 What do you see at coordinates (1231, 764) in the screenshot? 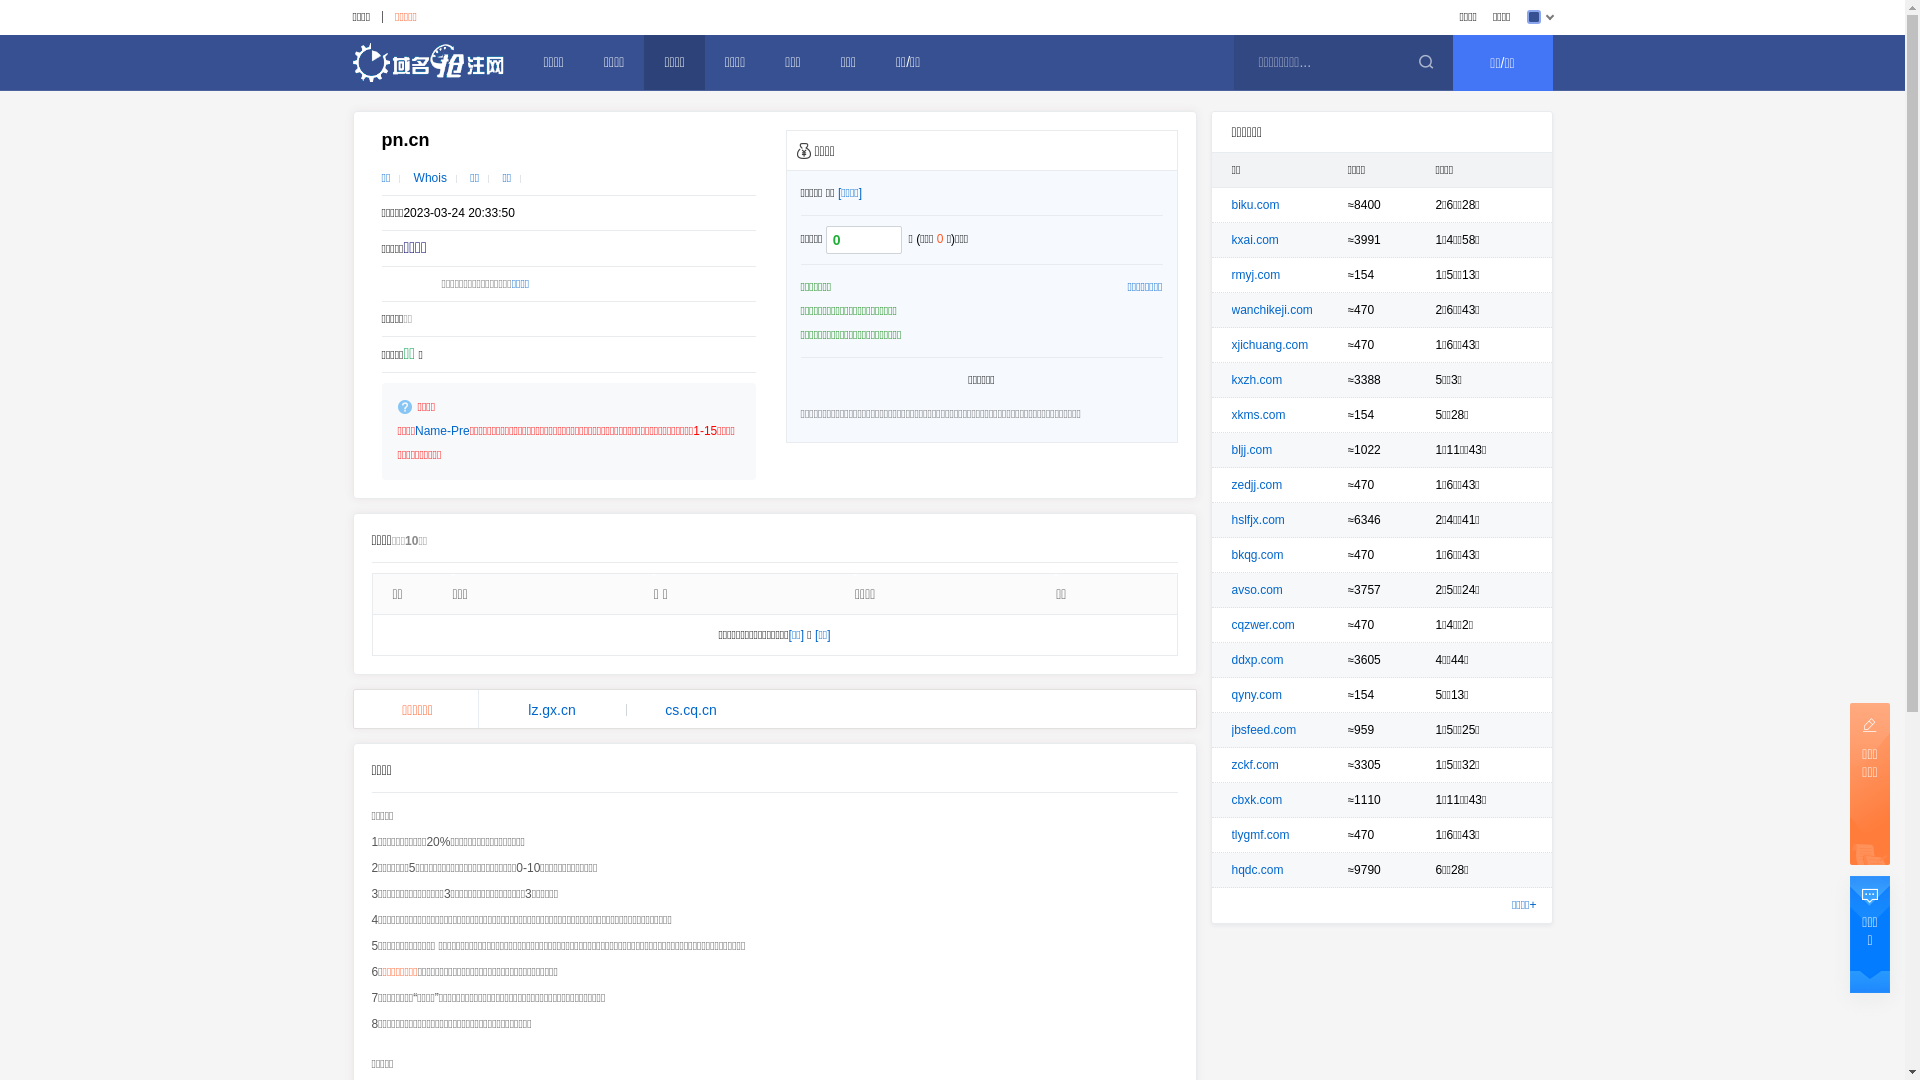
I see `'zckf.com'` at bounding box center [1231, 764].